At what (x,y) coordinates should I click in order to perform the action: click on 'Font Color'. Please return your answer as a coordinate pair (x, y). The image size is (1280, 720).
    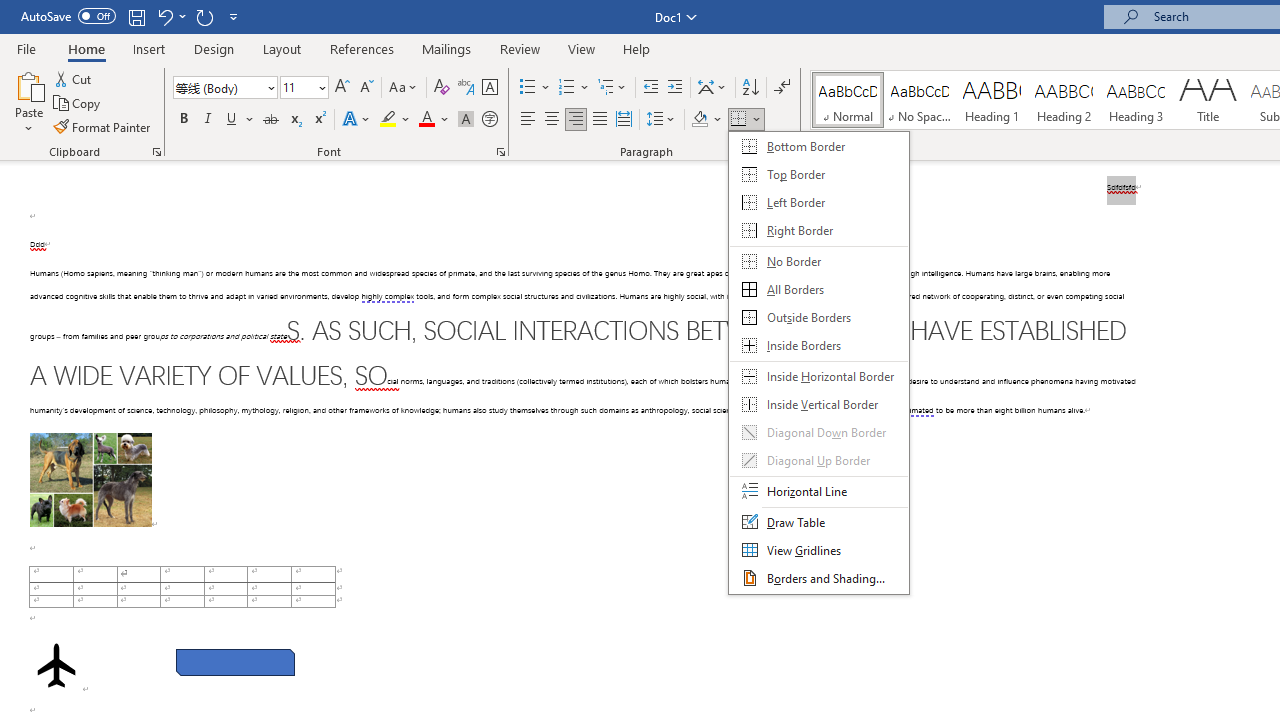
    Looking at the image, I should click on (433, 119).